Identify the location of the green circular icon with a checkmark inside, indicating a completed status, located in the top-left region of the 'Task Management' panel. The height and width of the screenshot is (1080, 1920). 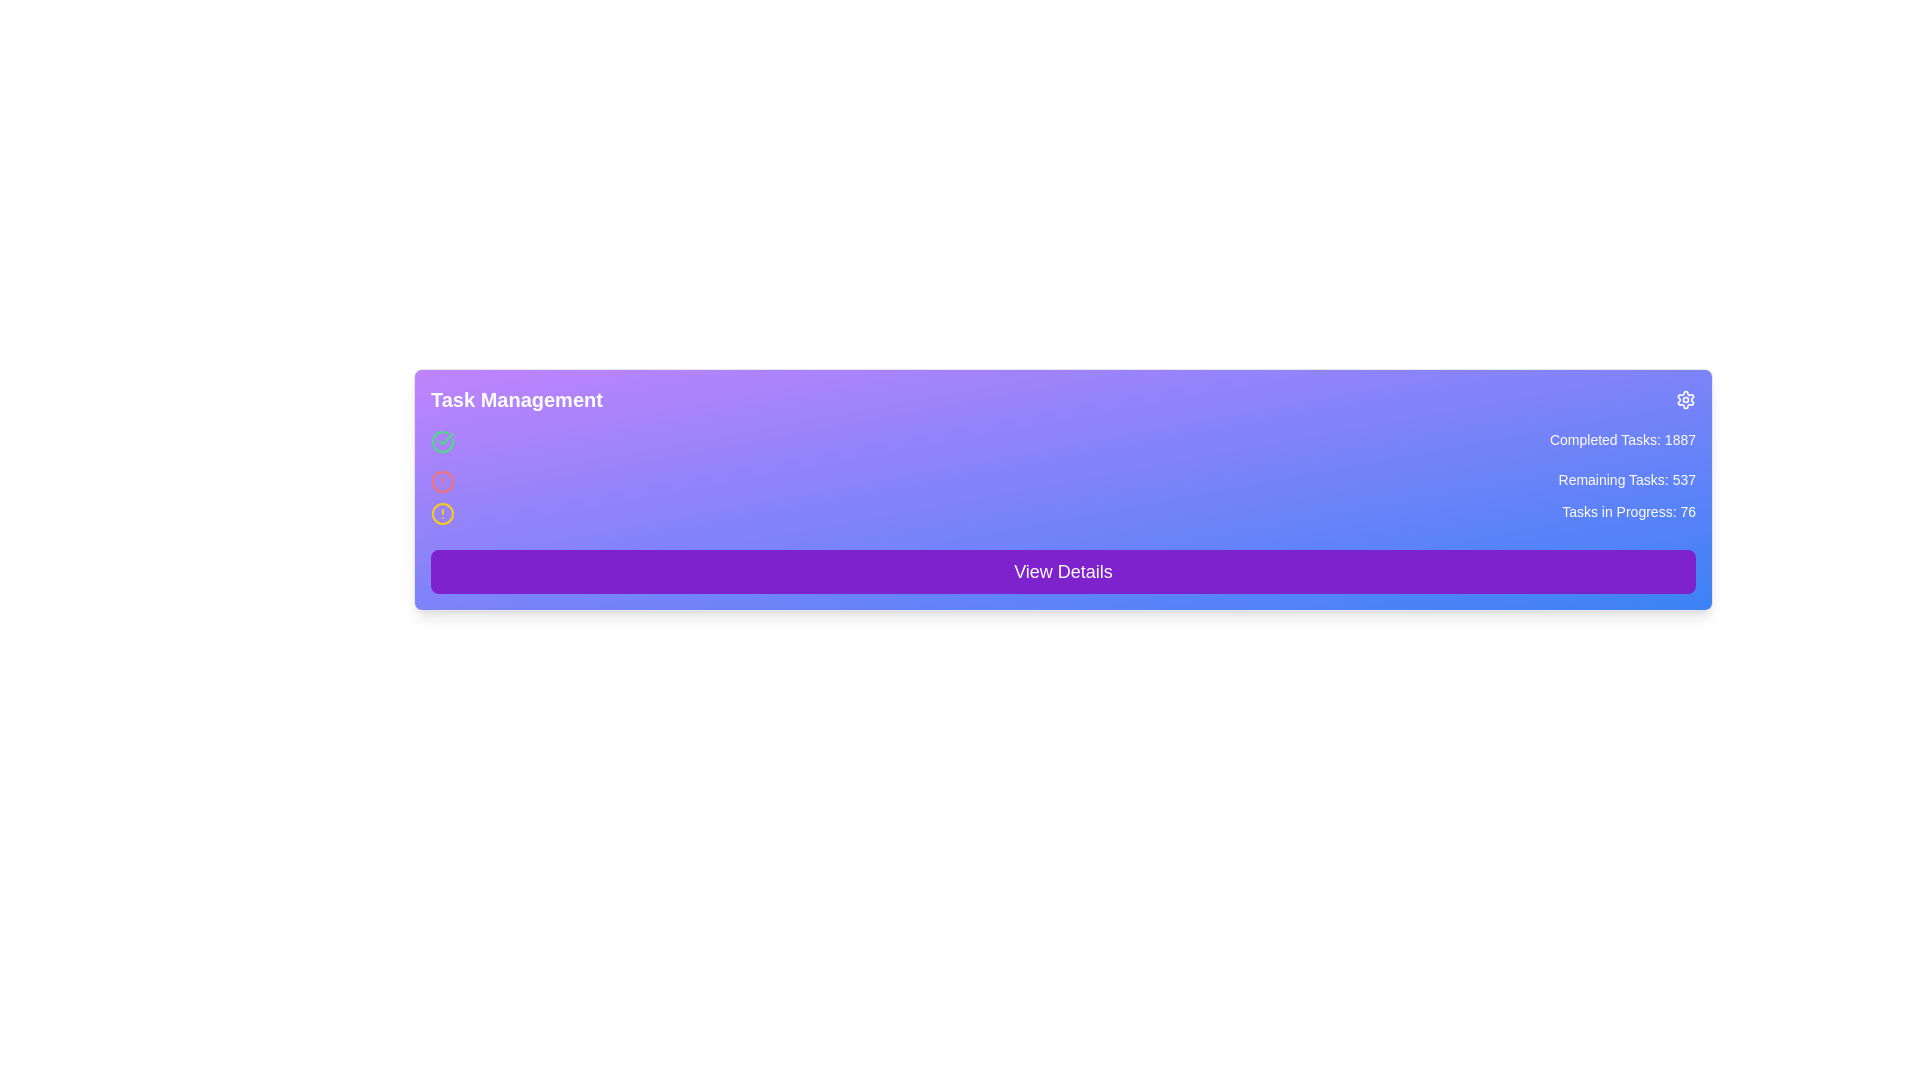
(441, 441).